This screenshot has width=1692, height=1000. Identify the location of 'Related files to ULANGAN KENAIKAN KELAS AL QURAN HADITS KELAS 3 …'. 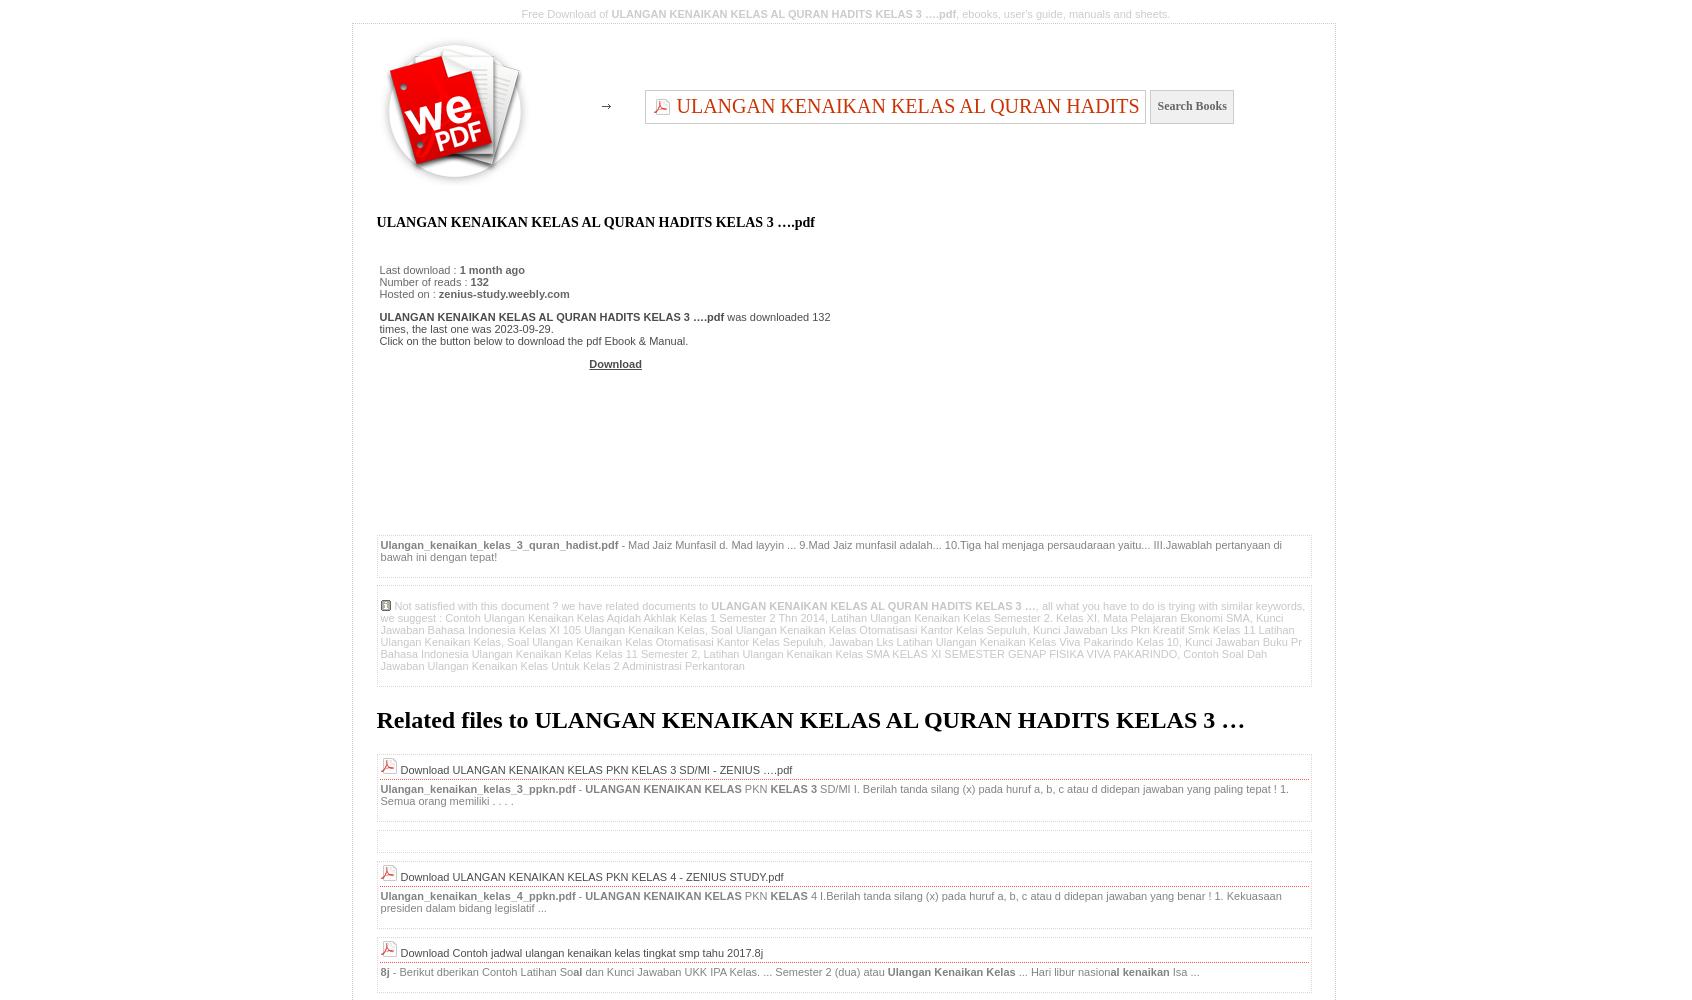
(810, 718).